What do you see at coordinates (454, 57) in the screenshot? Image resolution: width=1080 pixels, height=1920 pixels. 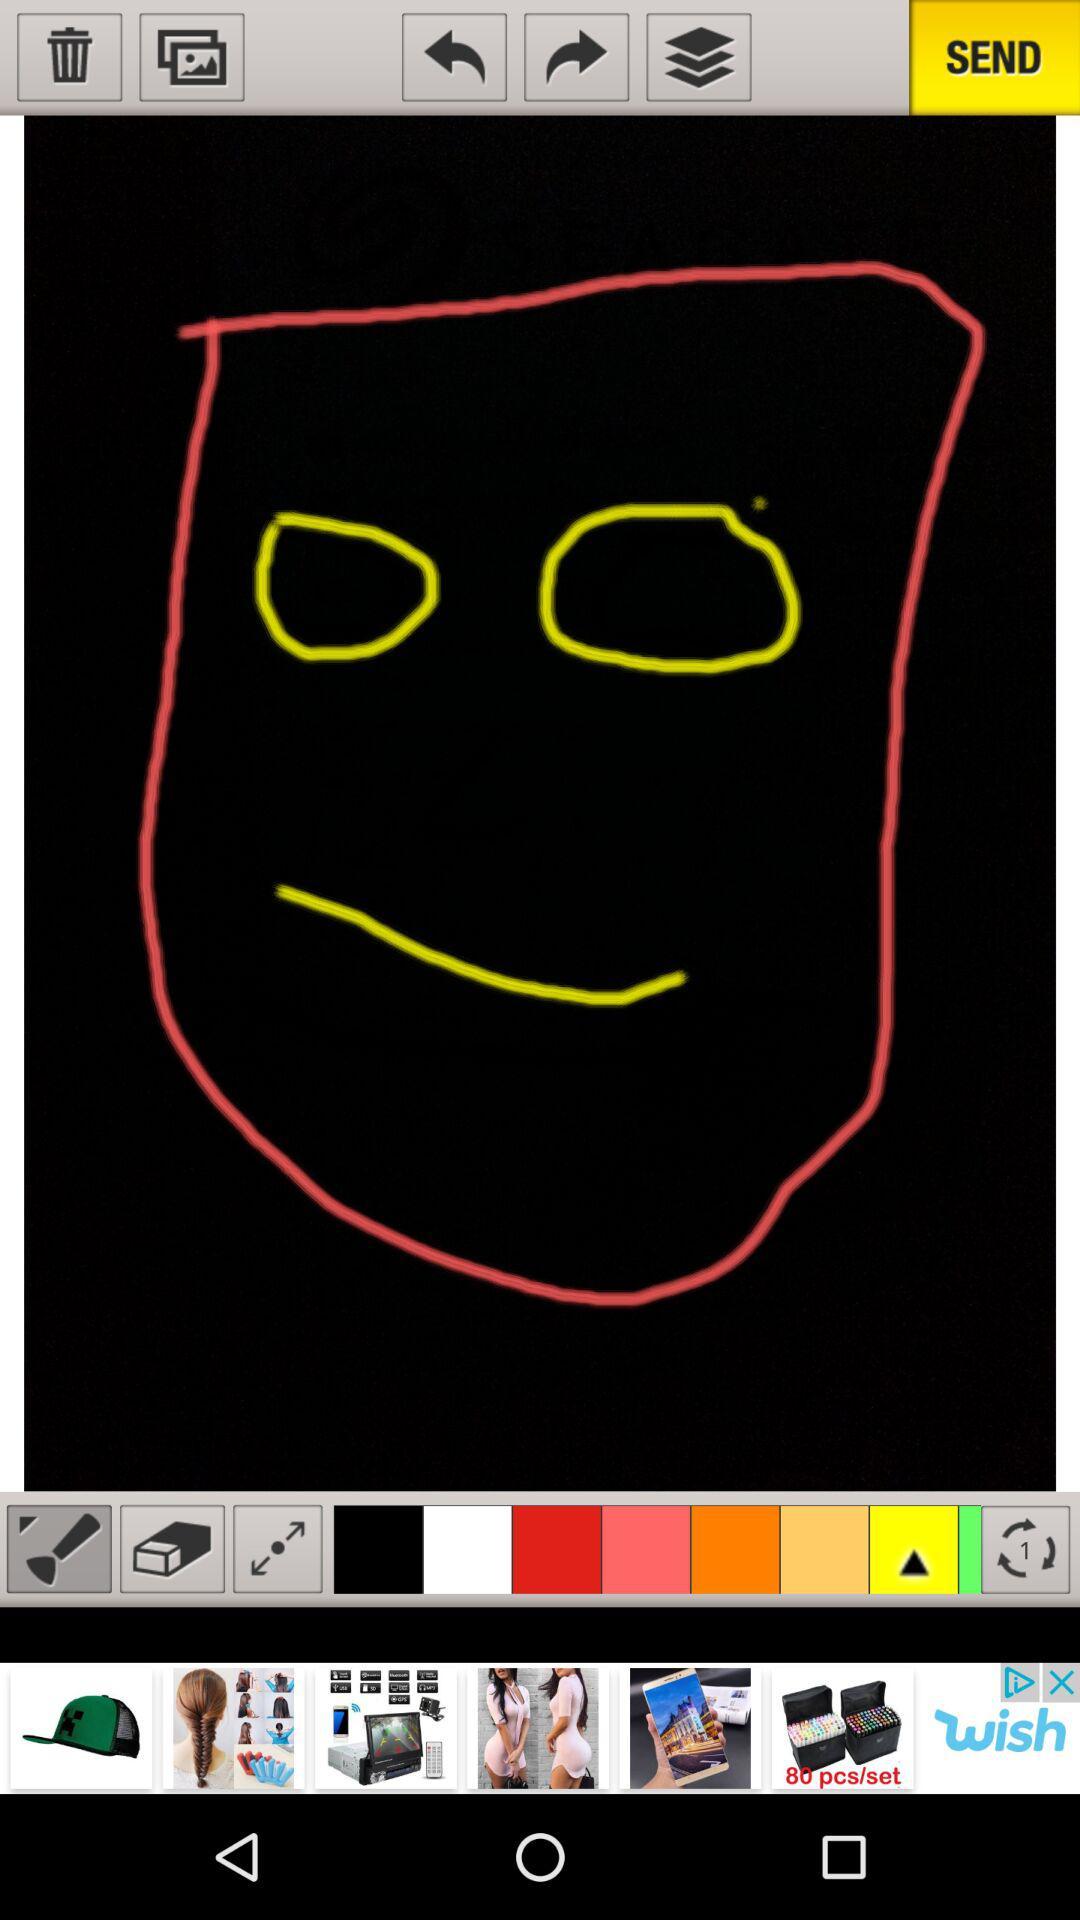 I see `back` at bounding box center [454, 57].